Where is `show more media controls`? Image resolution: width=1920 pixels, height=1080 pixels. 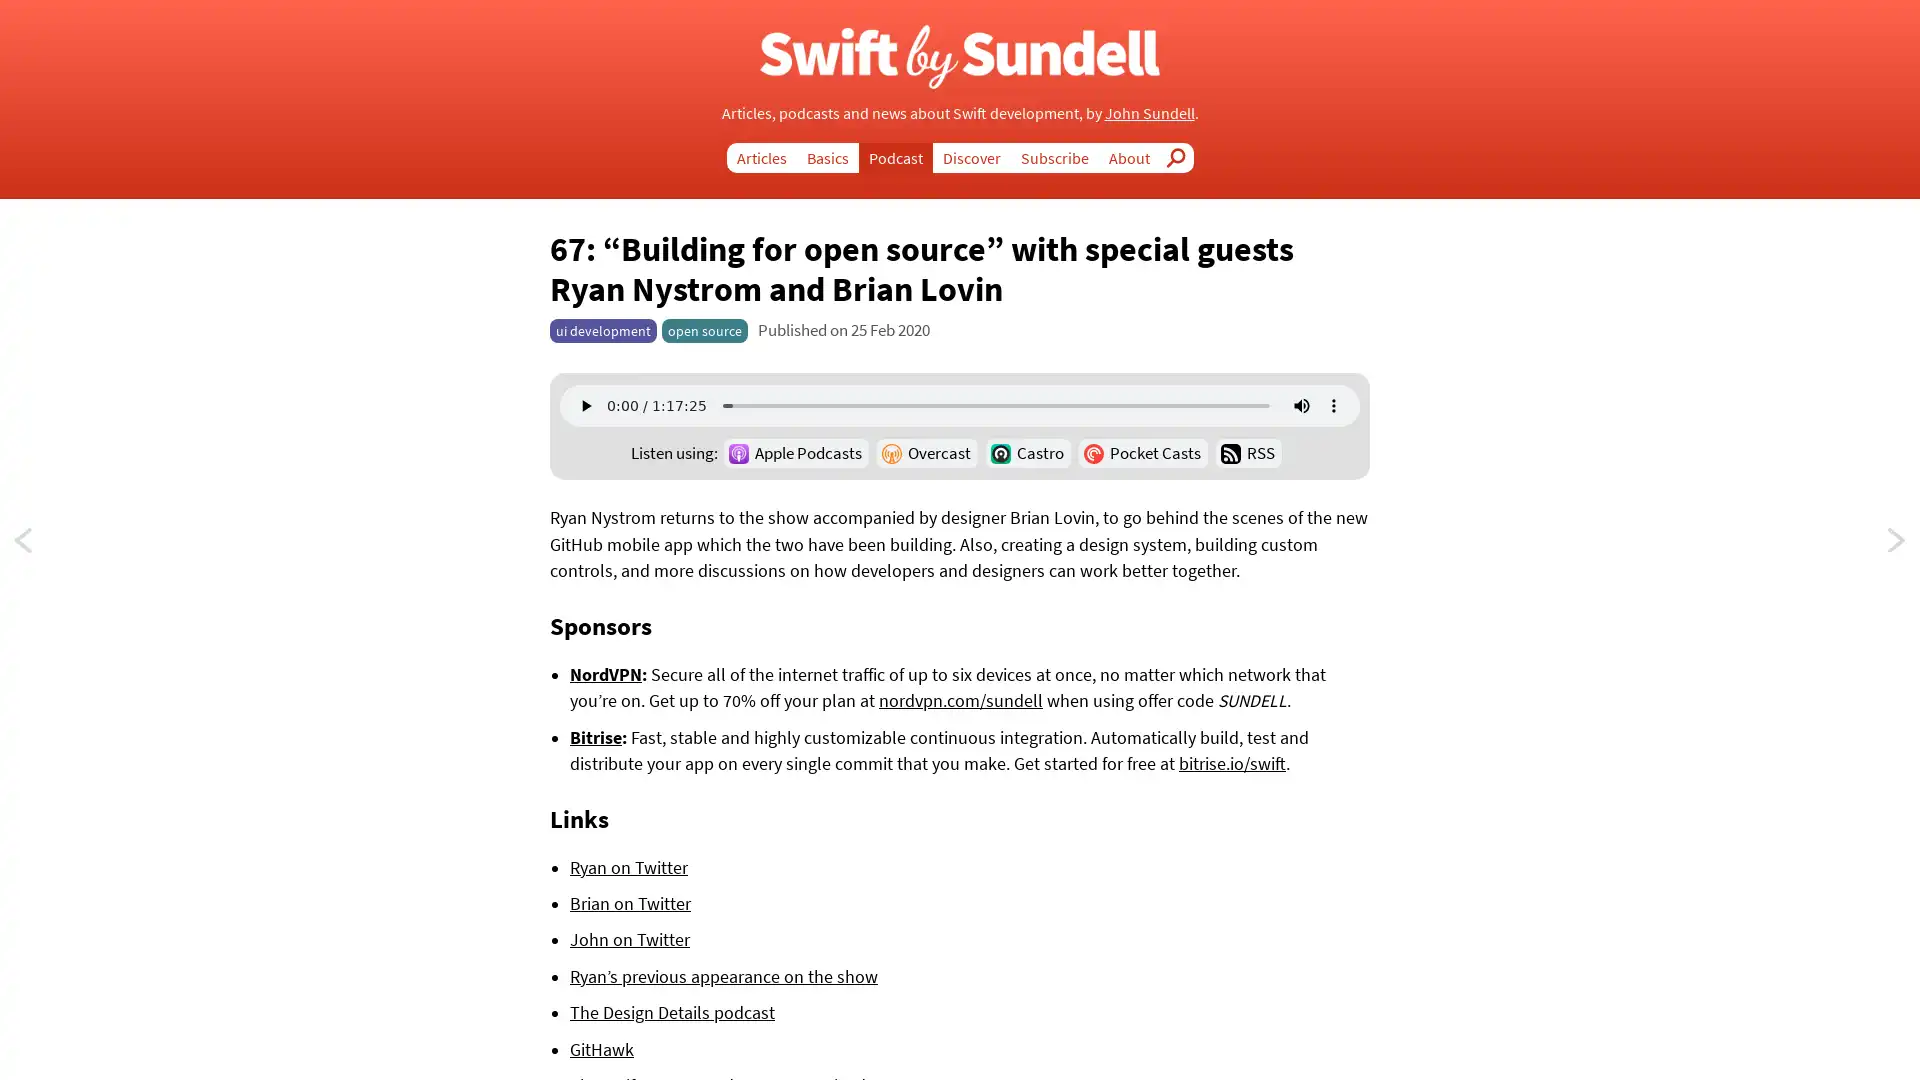 show more media controls is located at coordinates (1334, 405).